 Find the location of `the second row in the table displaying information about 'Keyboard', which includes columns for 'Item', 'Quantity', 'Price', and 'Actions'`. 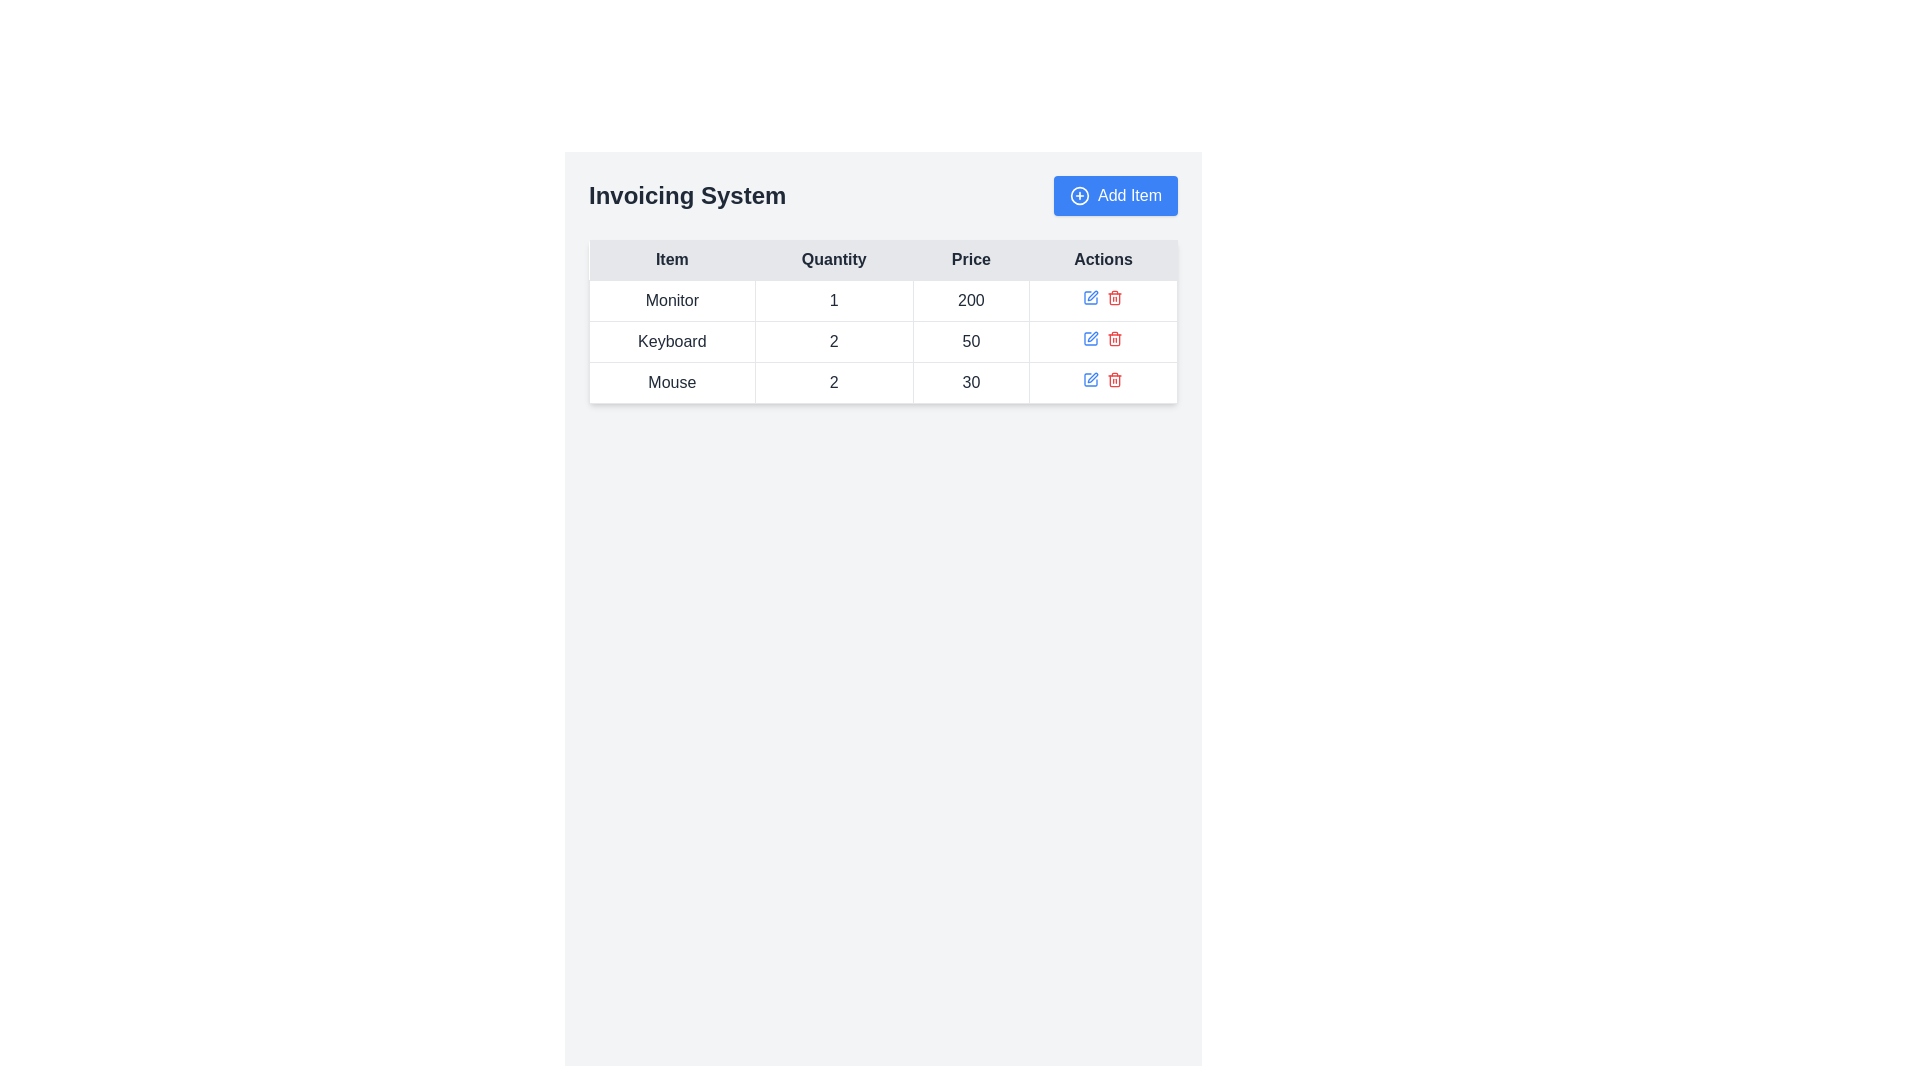

the second row in the table displaying information about 'Keyboard', which includes columns for 'Item', 'Quantity', 'Price', and 'Actions' is located at coordinates (882, 341).